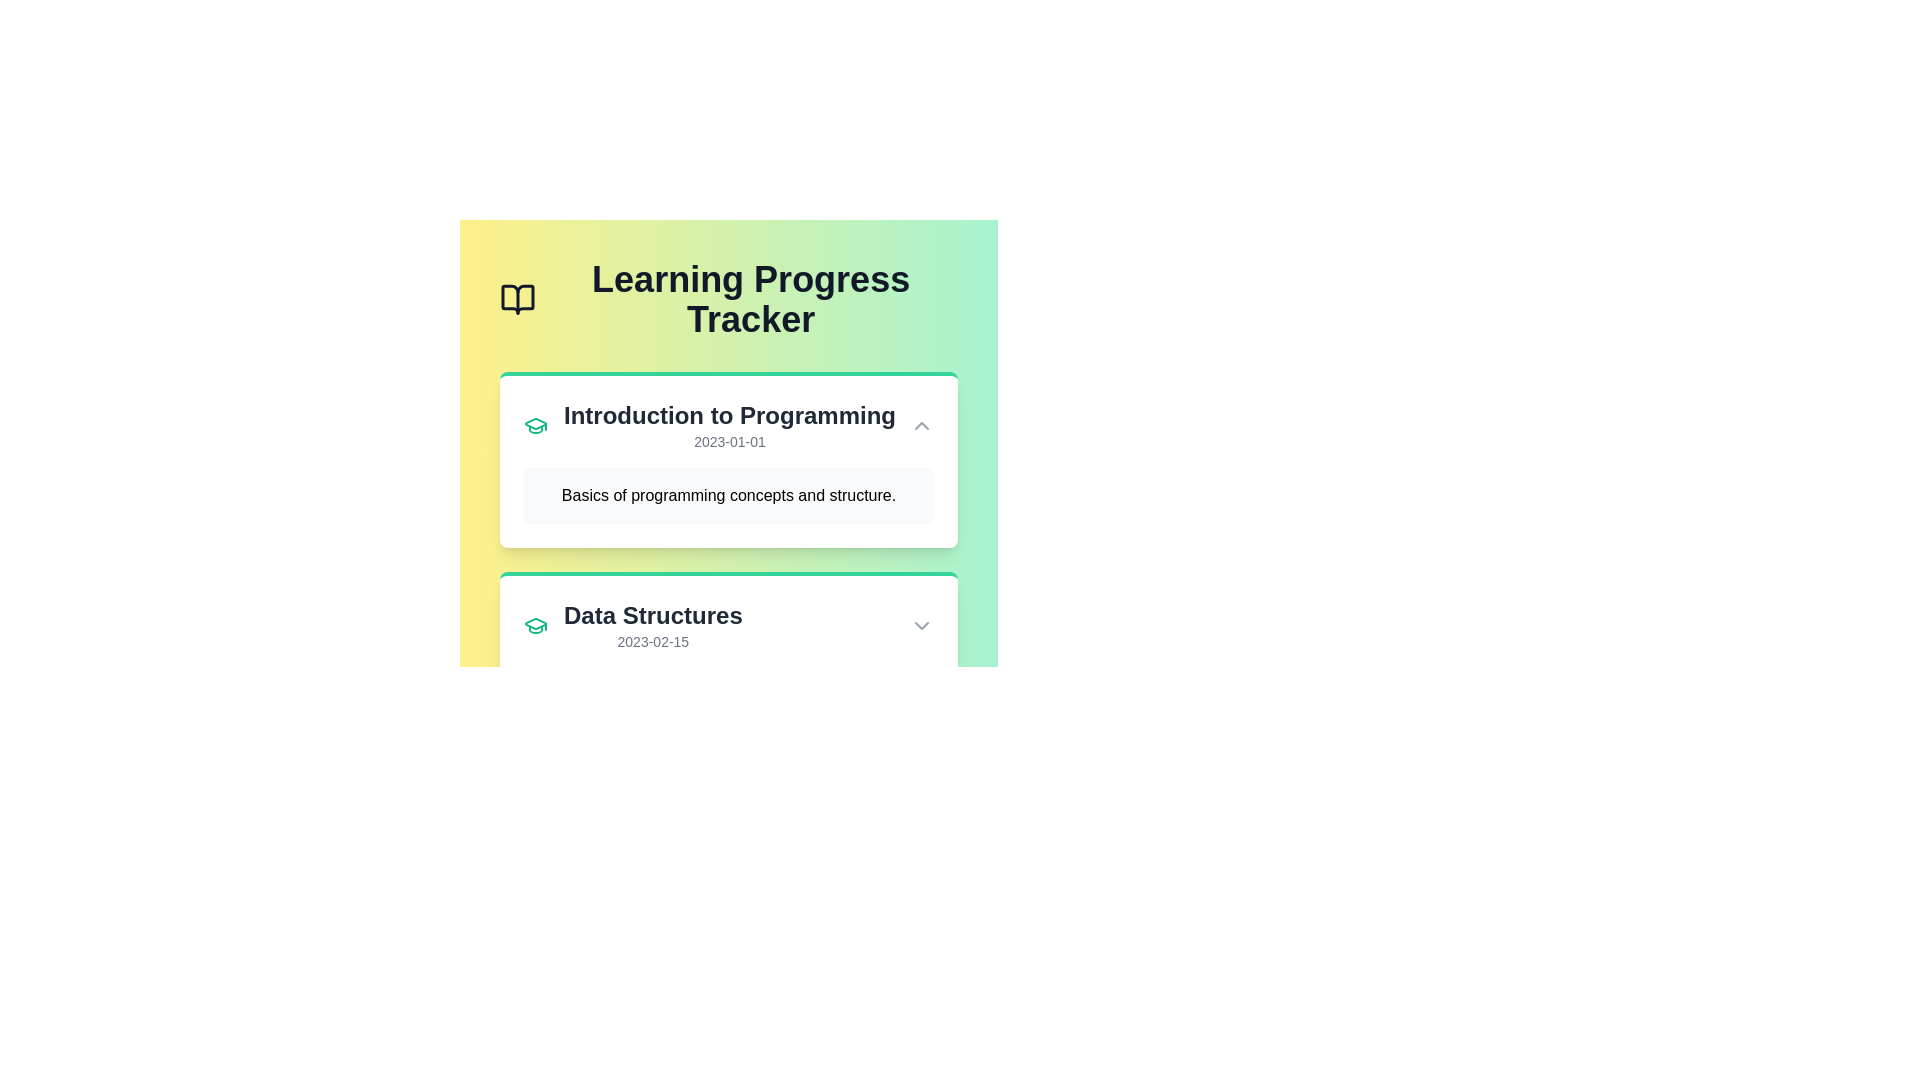  I want to click on the 'Data Structures' section header with a graduation cap icon and a downward arrow, located in the green background of the 'Learning Progress Tracker', so click(728, 624).